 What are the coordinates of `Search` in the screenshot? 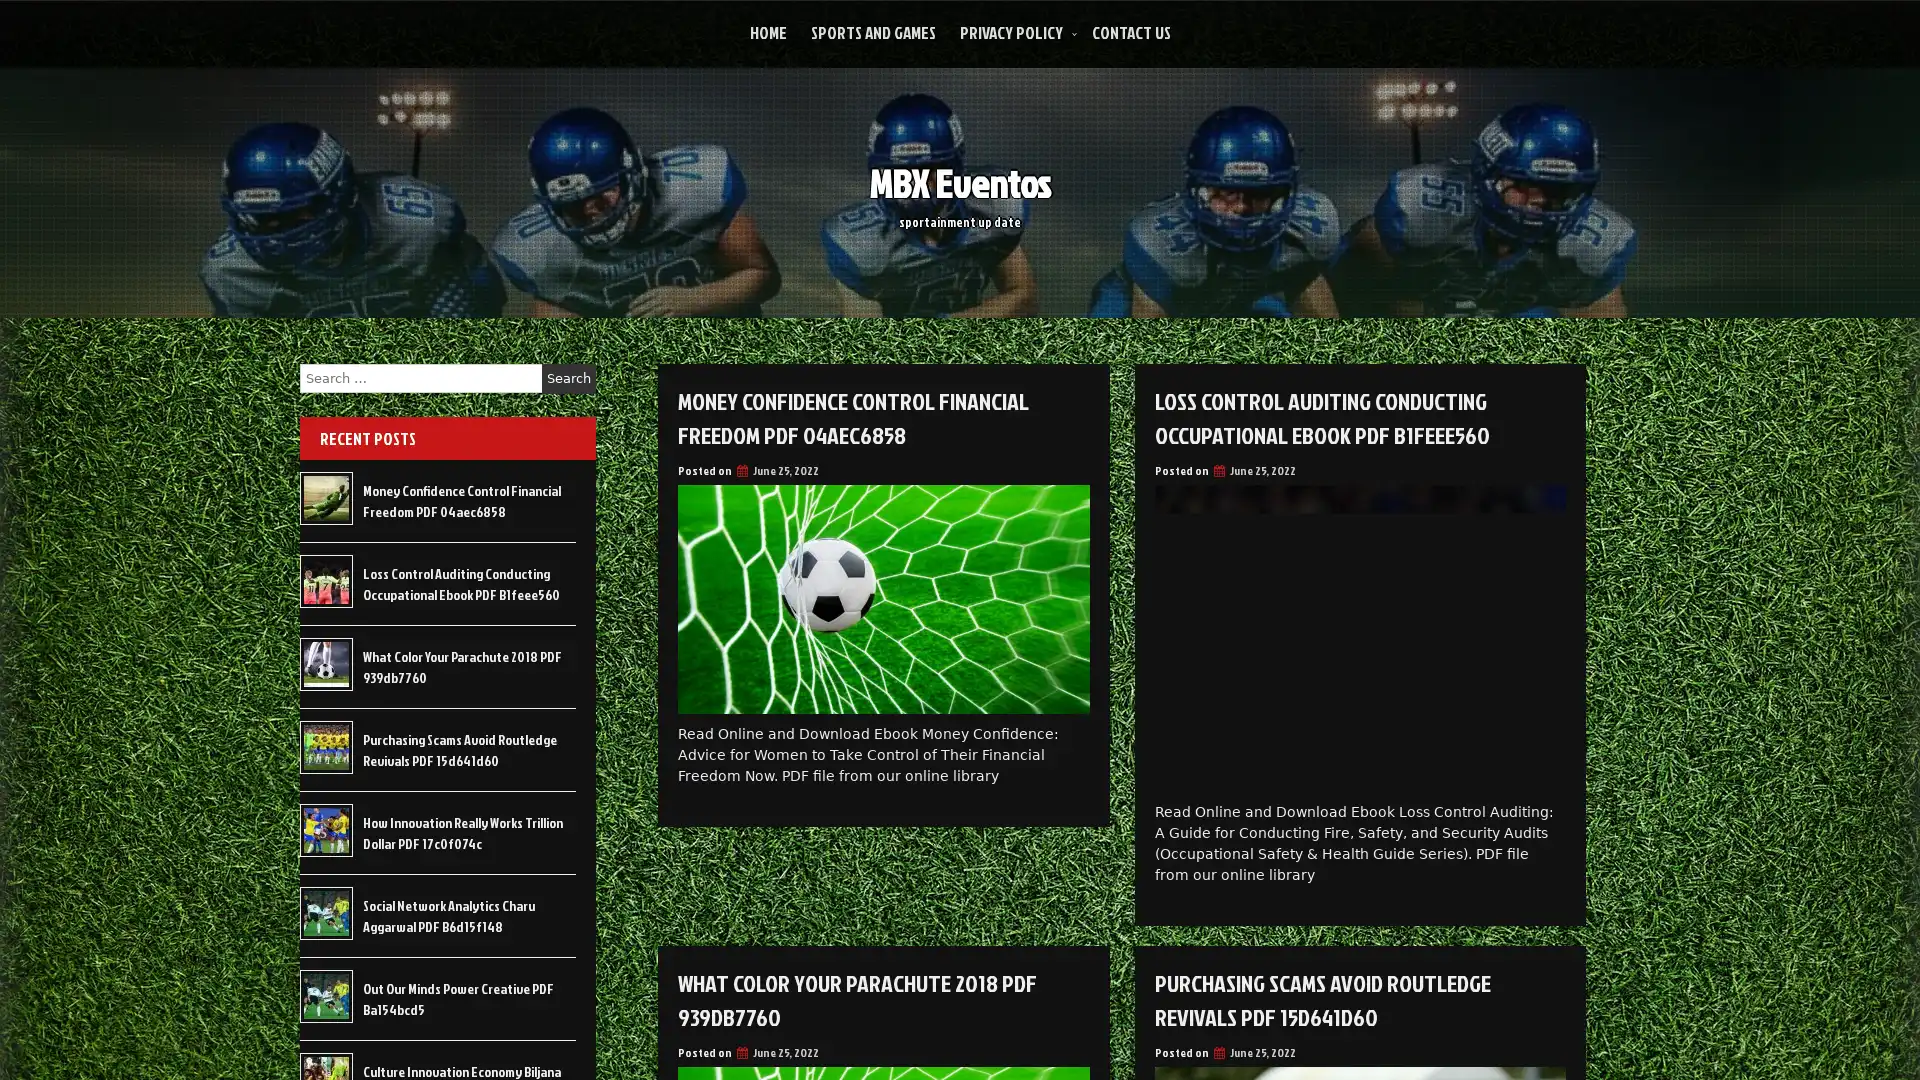 It's located at (568, 378).